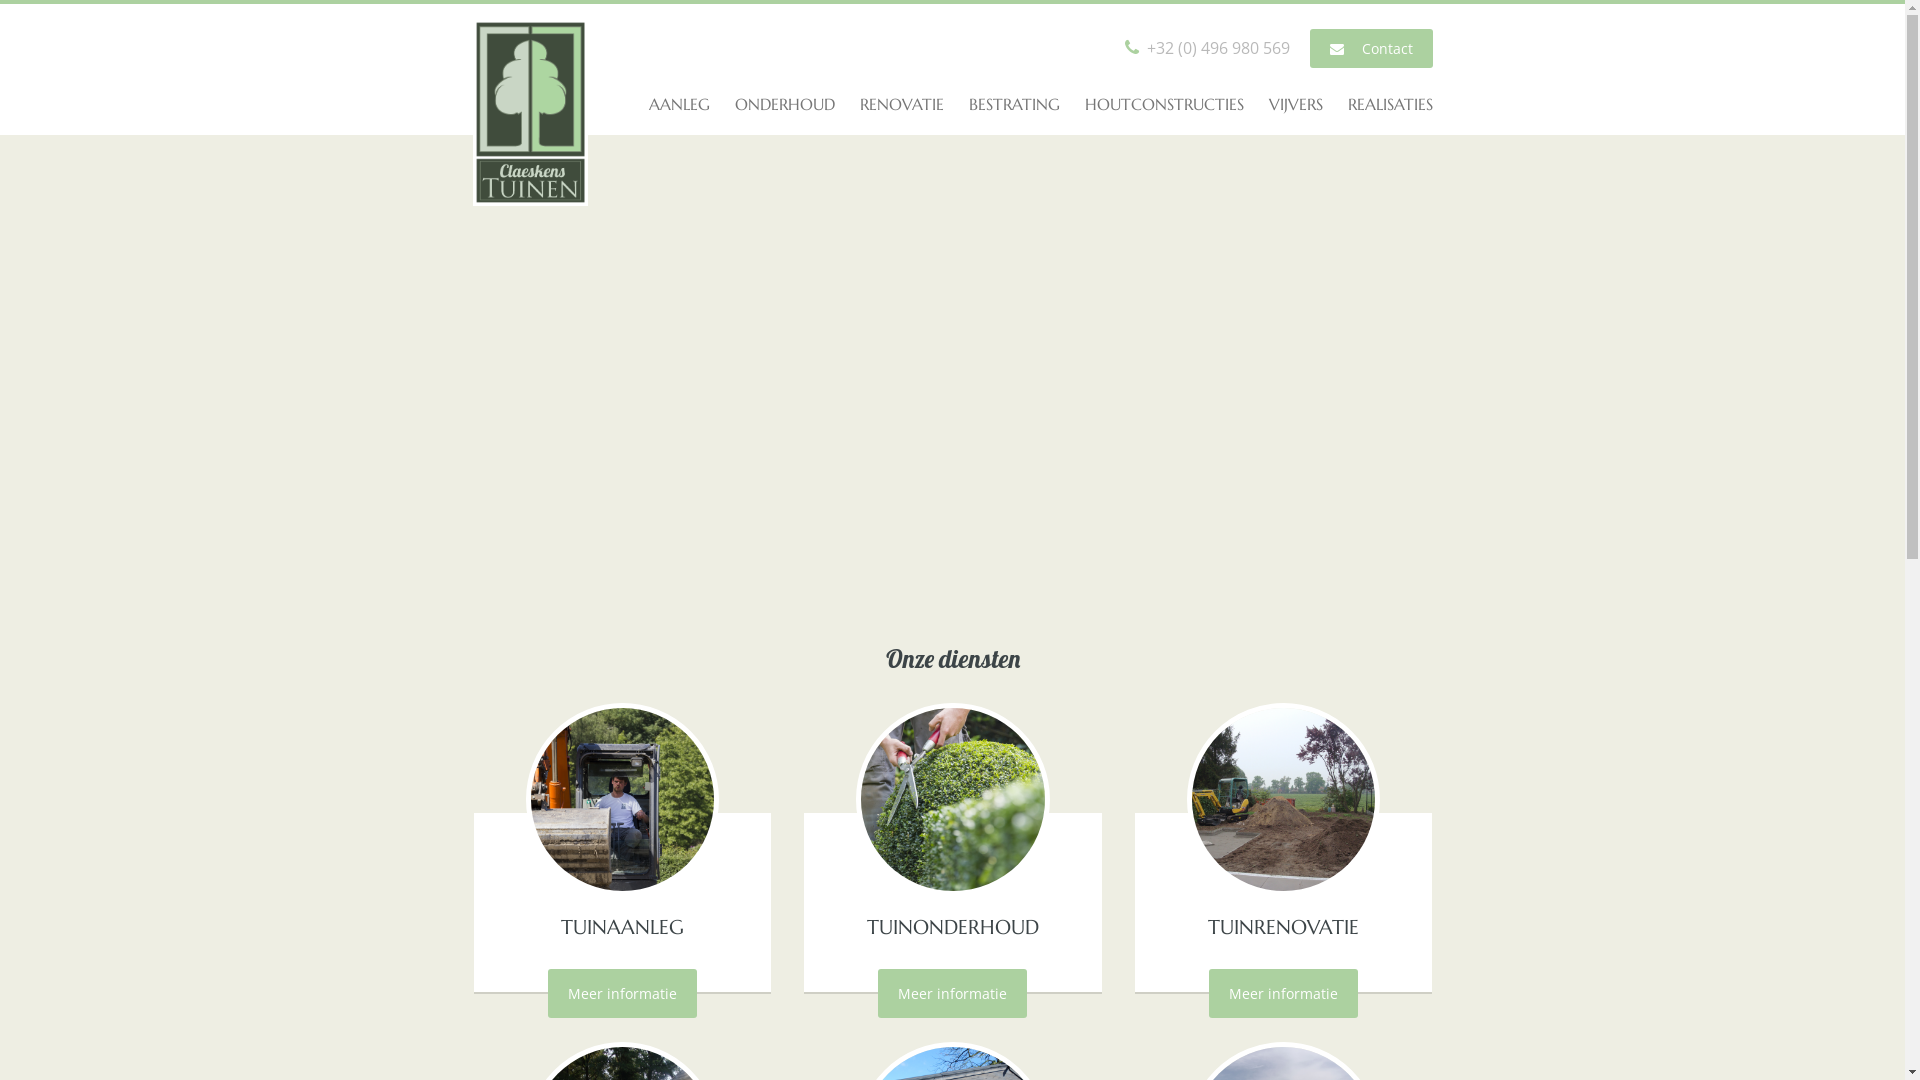 Image resolution: width=1920 pixels, height=1080 pixels. I want to click on 'Meer informatie', so click(951, 993).